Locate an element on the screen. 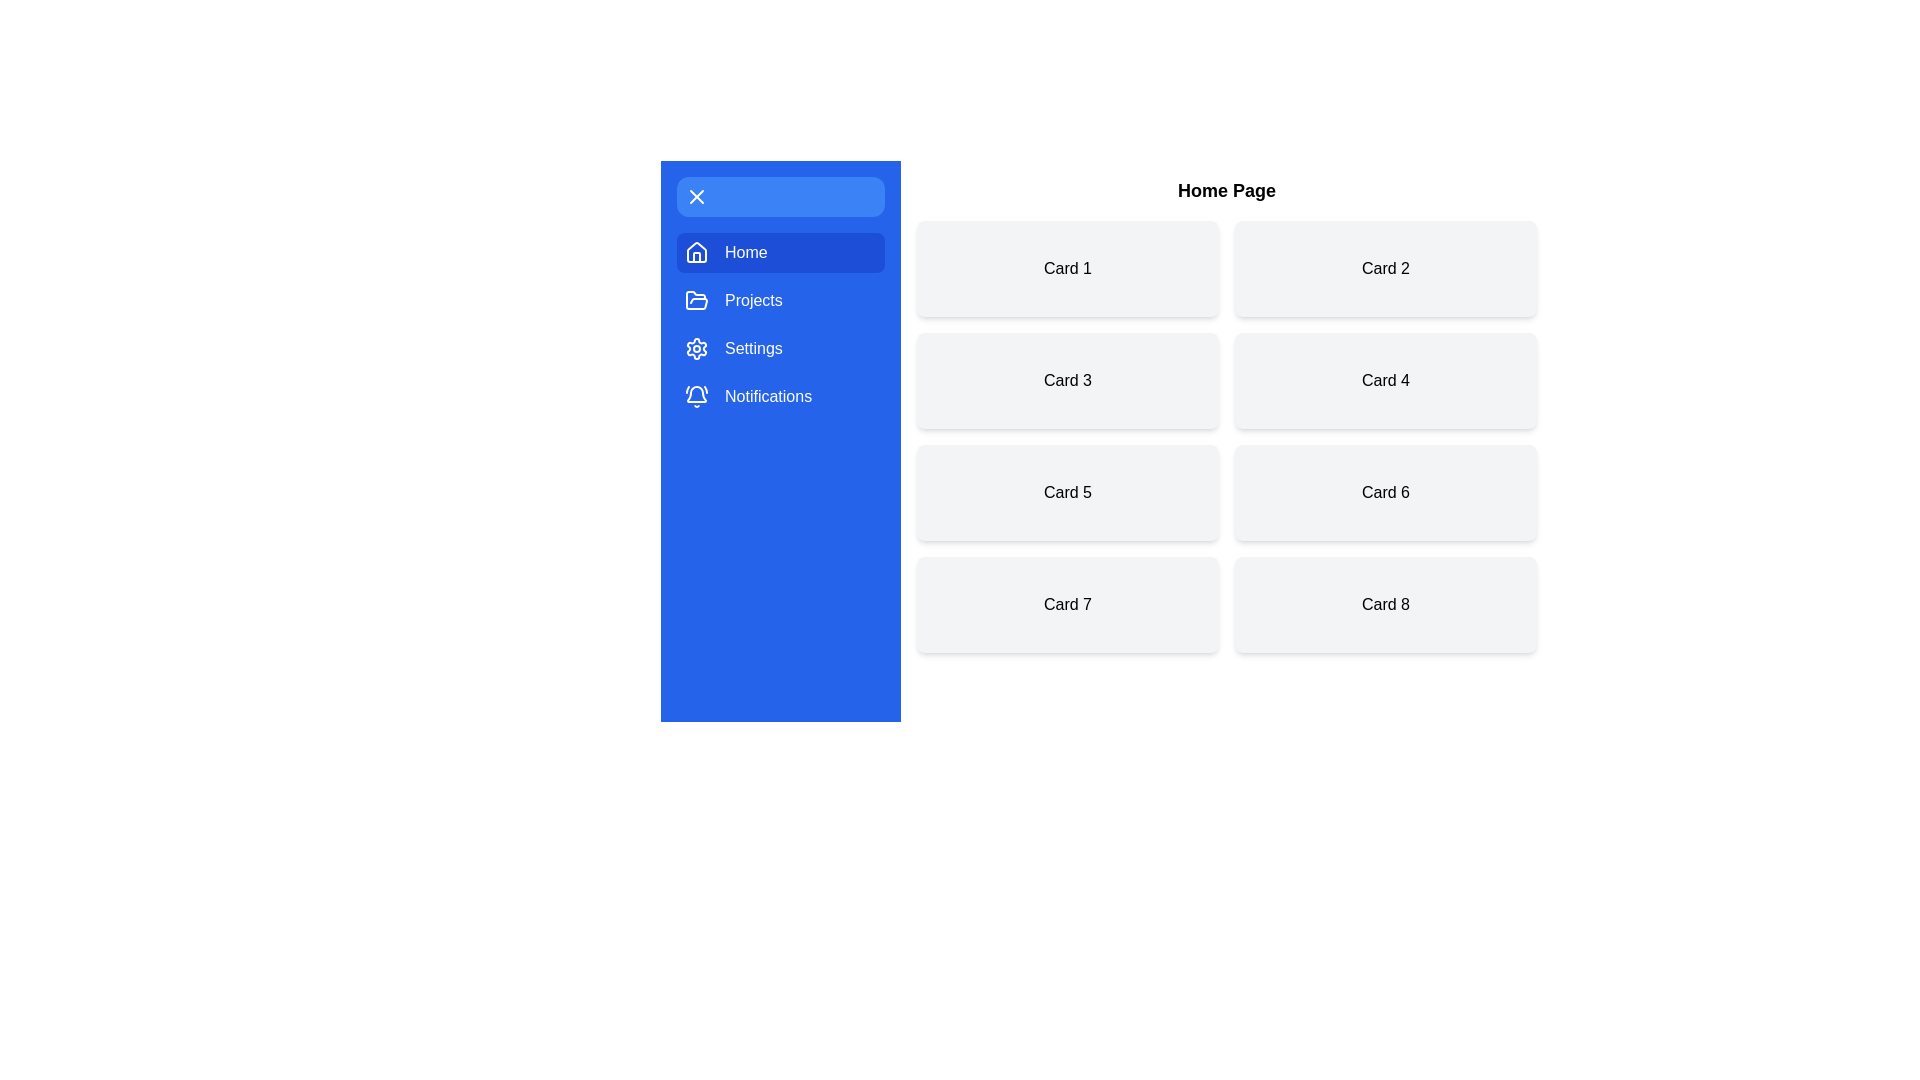 This screenshot has height=1080, width=1920. the toggle button to change the drawer state is located at coordinates (780, 196).